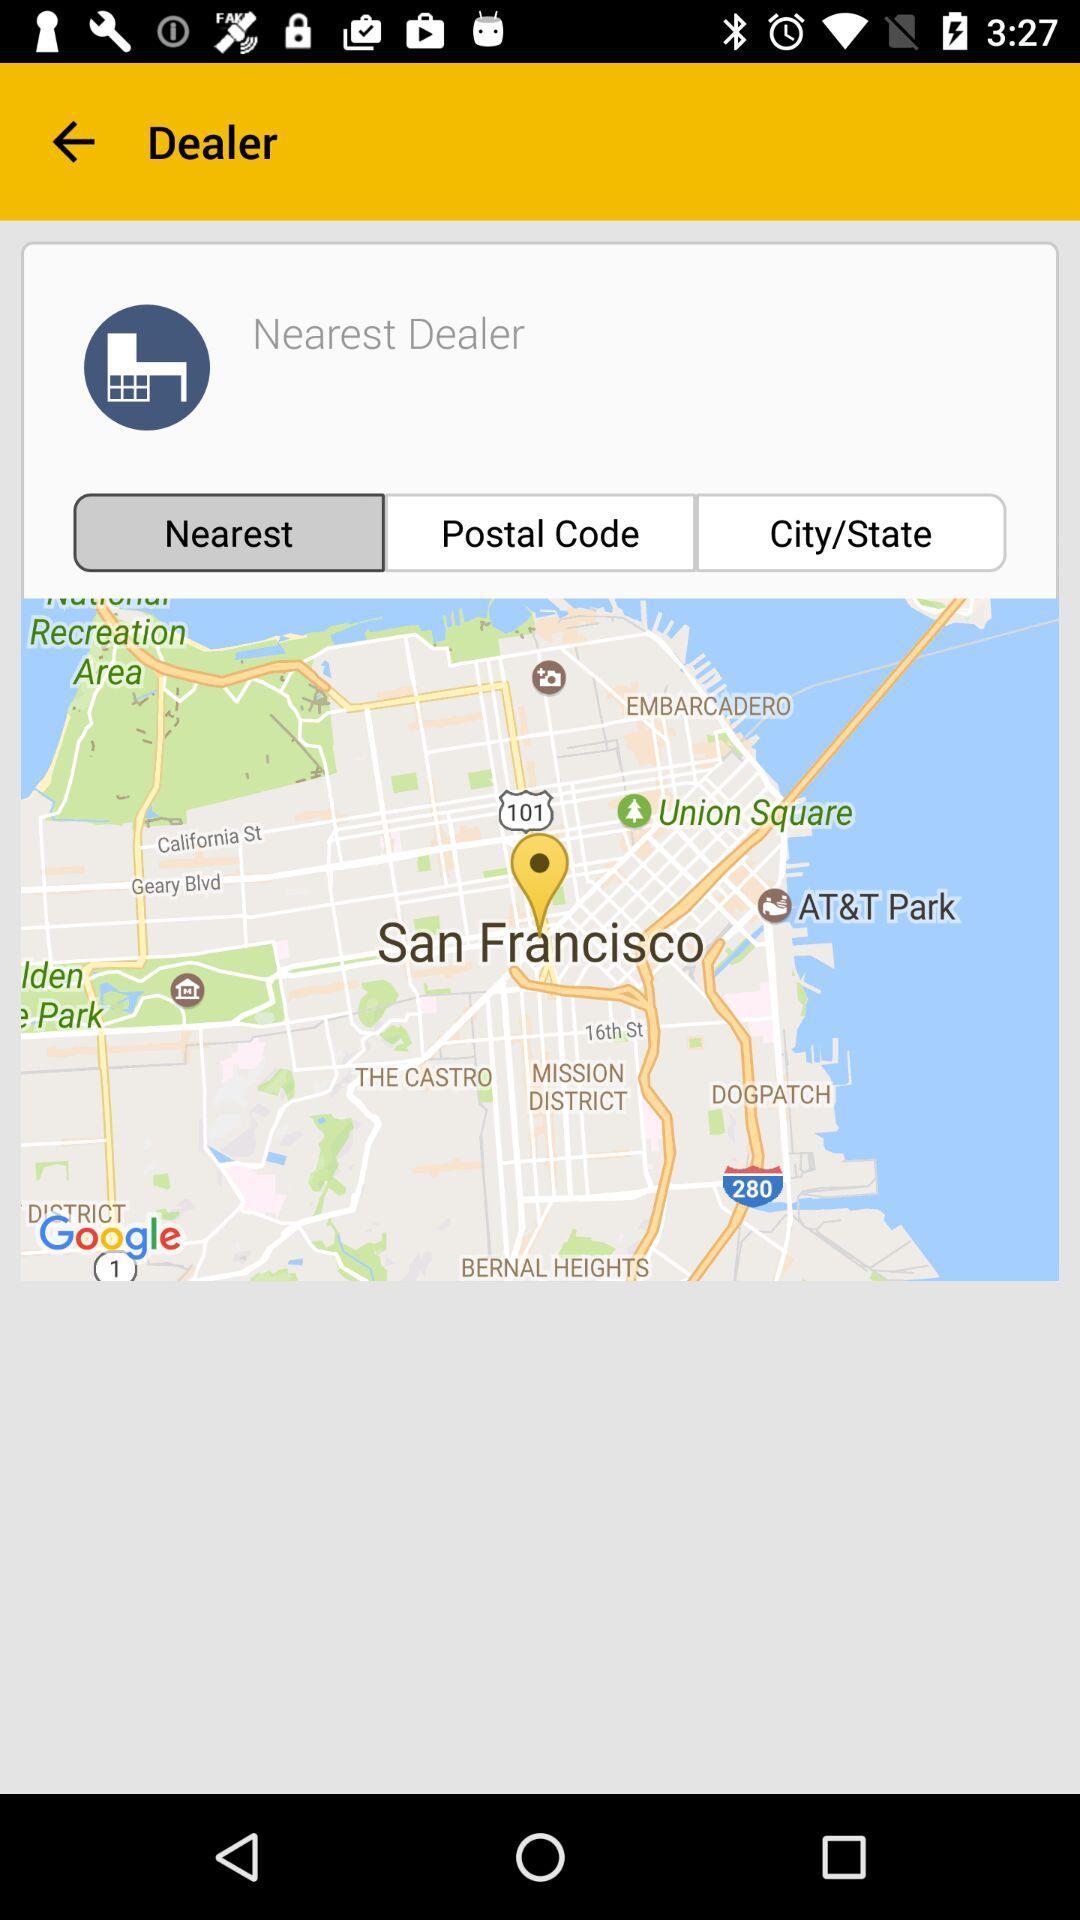  What do you see at coordinates (540, 532) in the screenshot?
I see `the postal code` at bounding box center [540, 532].